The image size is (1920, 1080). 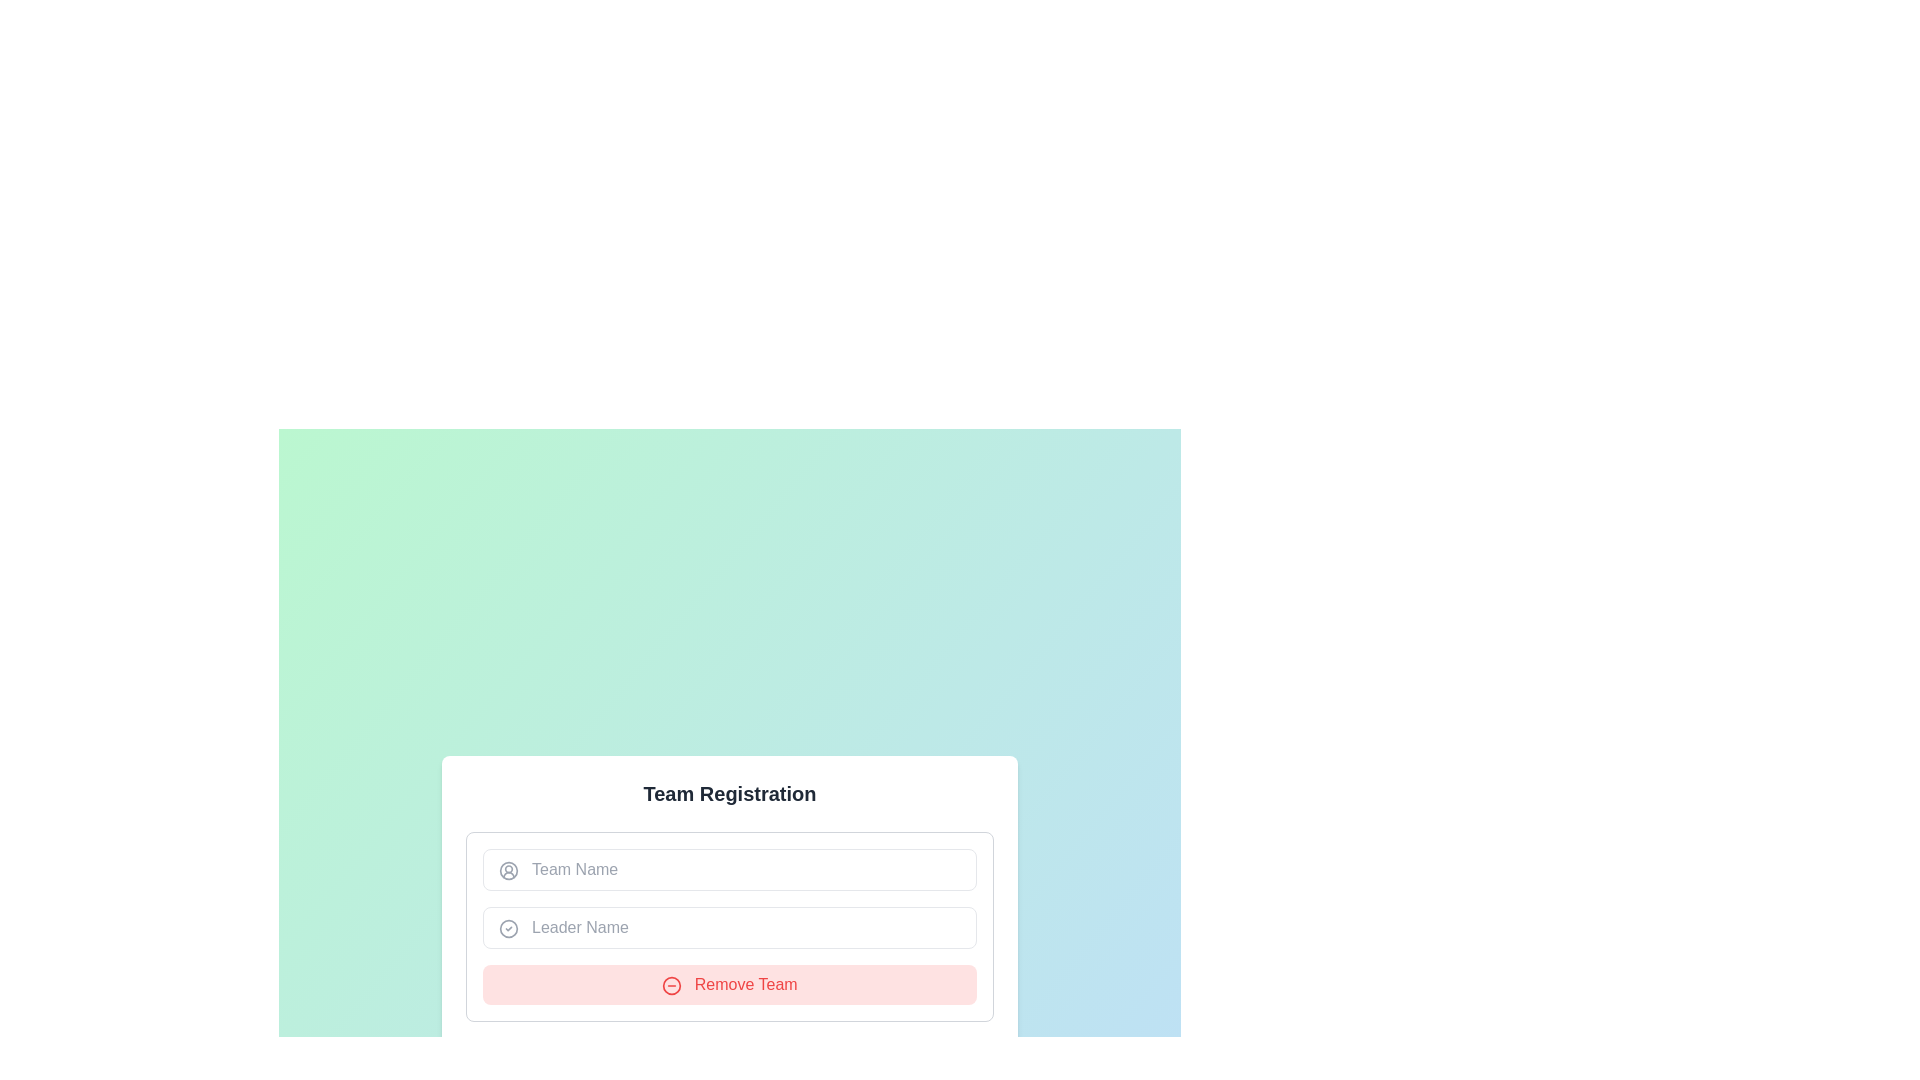 I want to click on the circular red icon with a '-' symbol, located to the left of the 'Remove Team' text within the red button at the bottom of the 'Team Registration' form, so click(x=672, y=984).